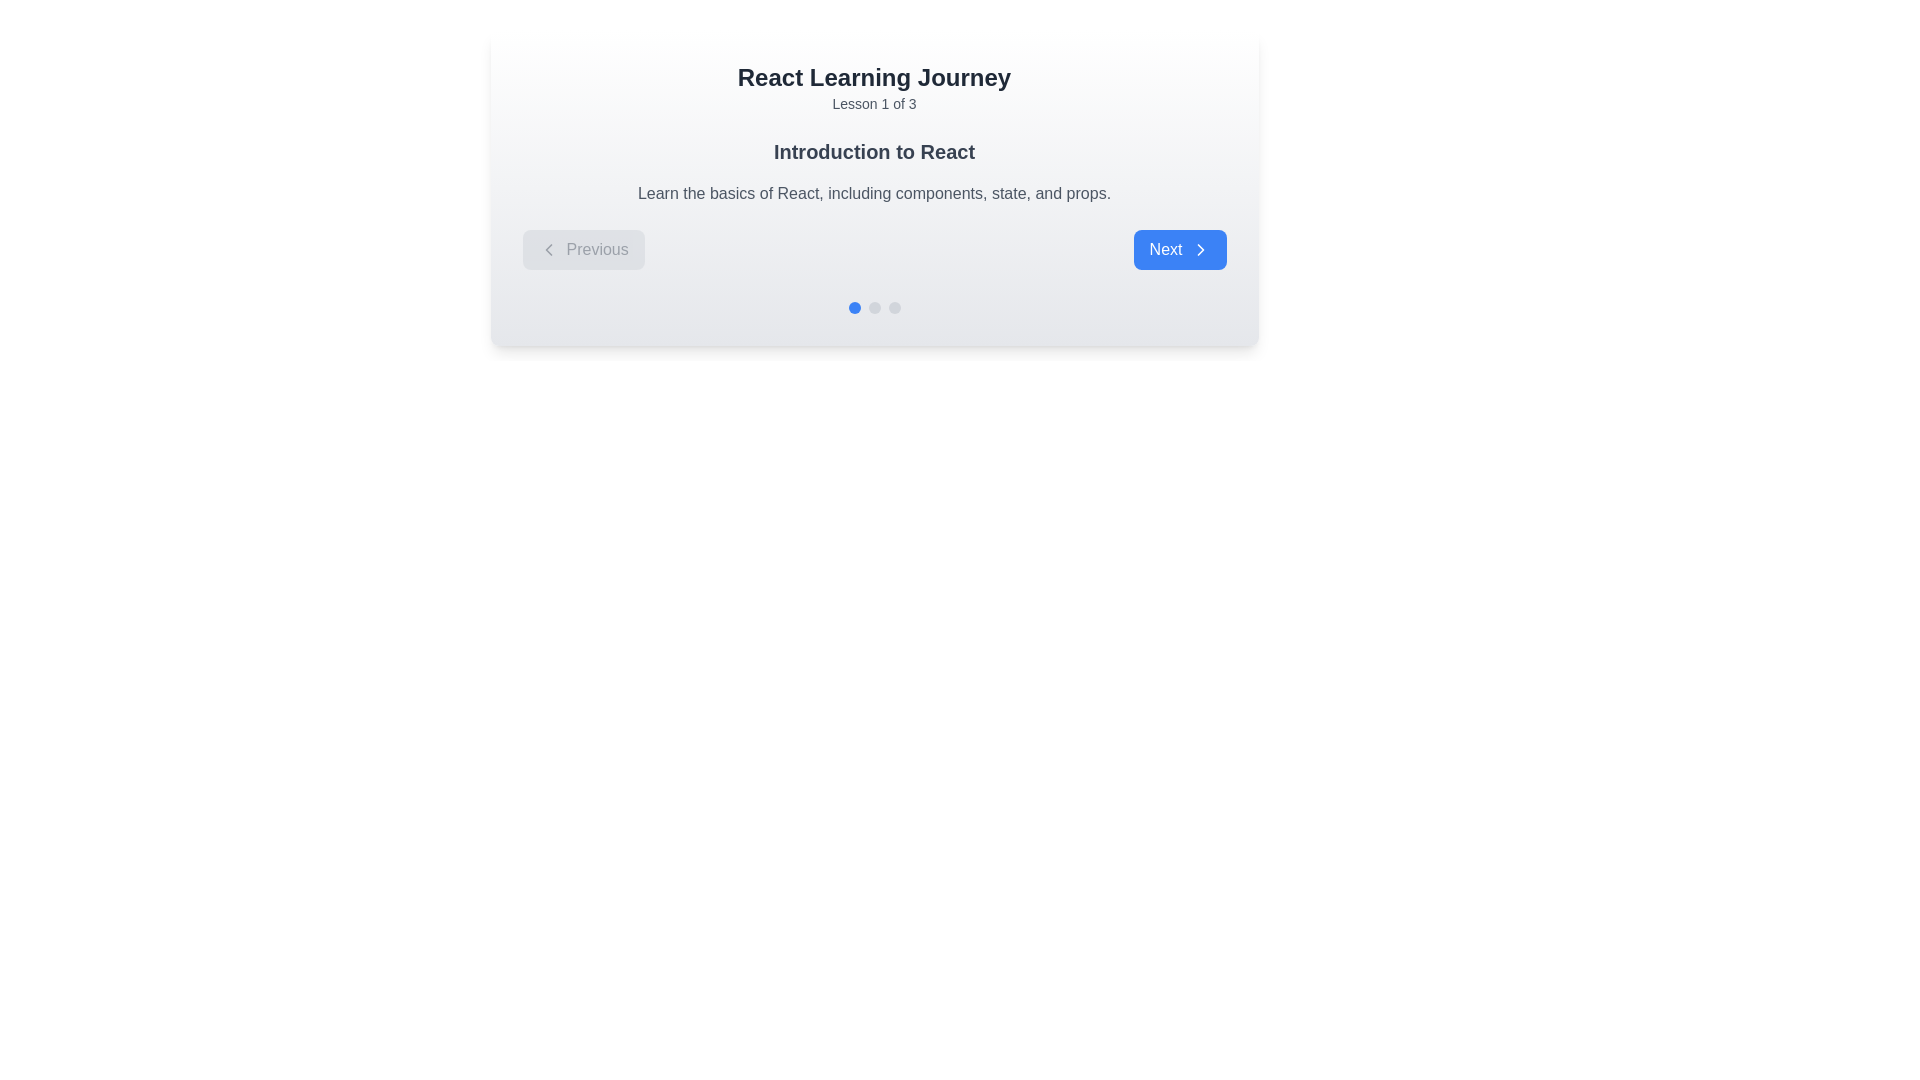  What do you see at coordinates (874, 193) in the screenshot?
I see `the informational text element that describes the core concepts of 'Introduction to React', positioned below the title text` at bounding box center [874, 193].